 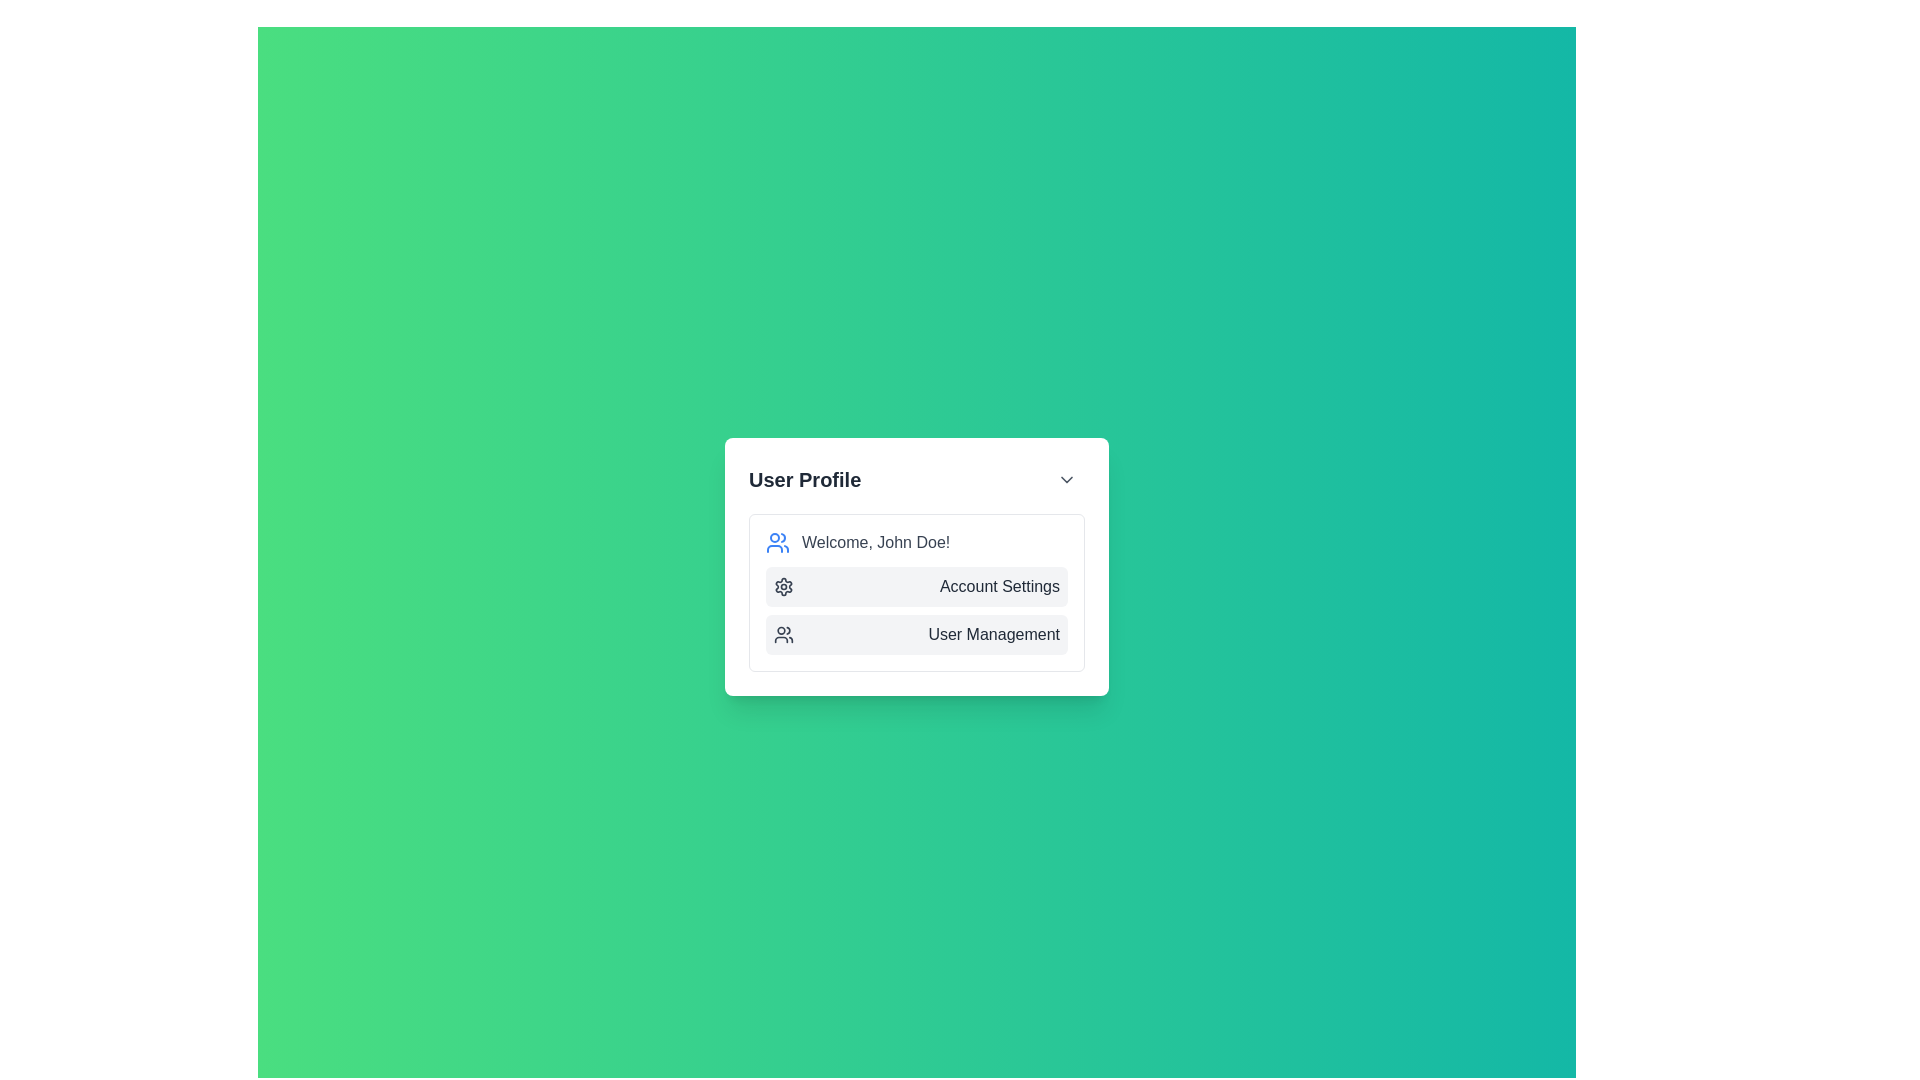 I want to click on the 'User Management' navigational link located directly below the 'Account Settings' option in the dropdown menu, so click(x=915, y=635).